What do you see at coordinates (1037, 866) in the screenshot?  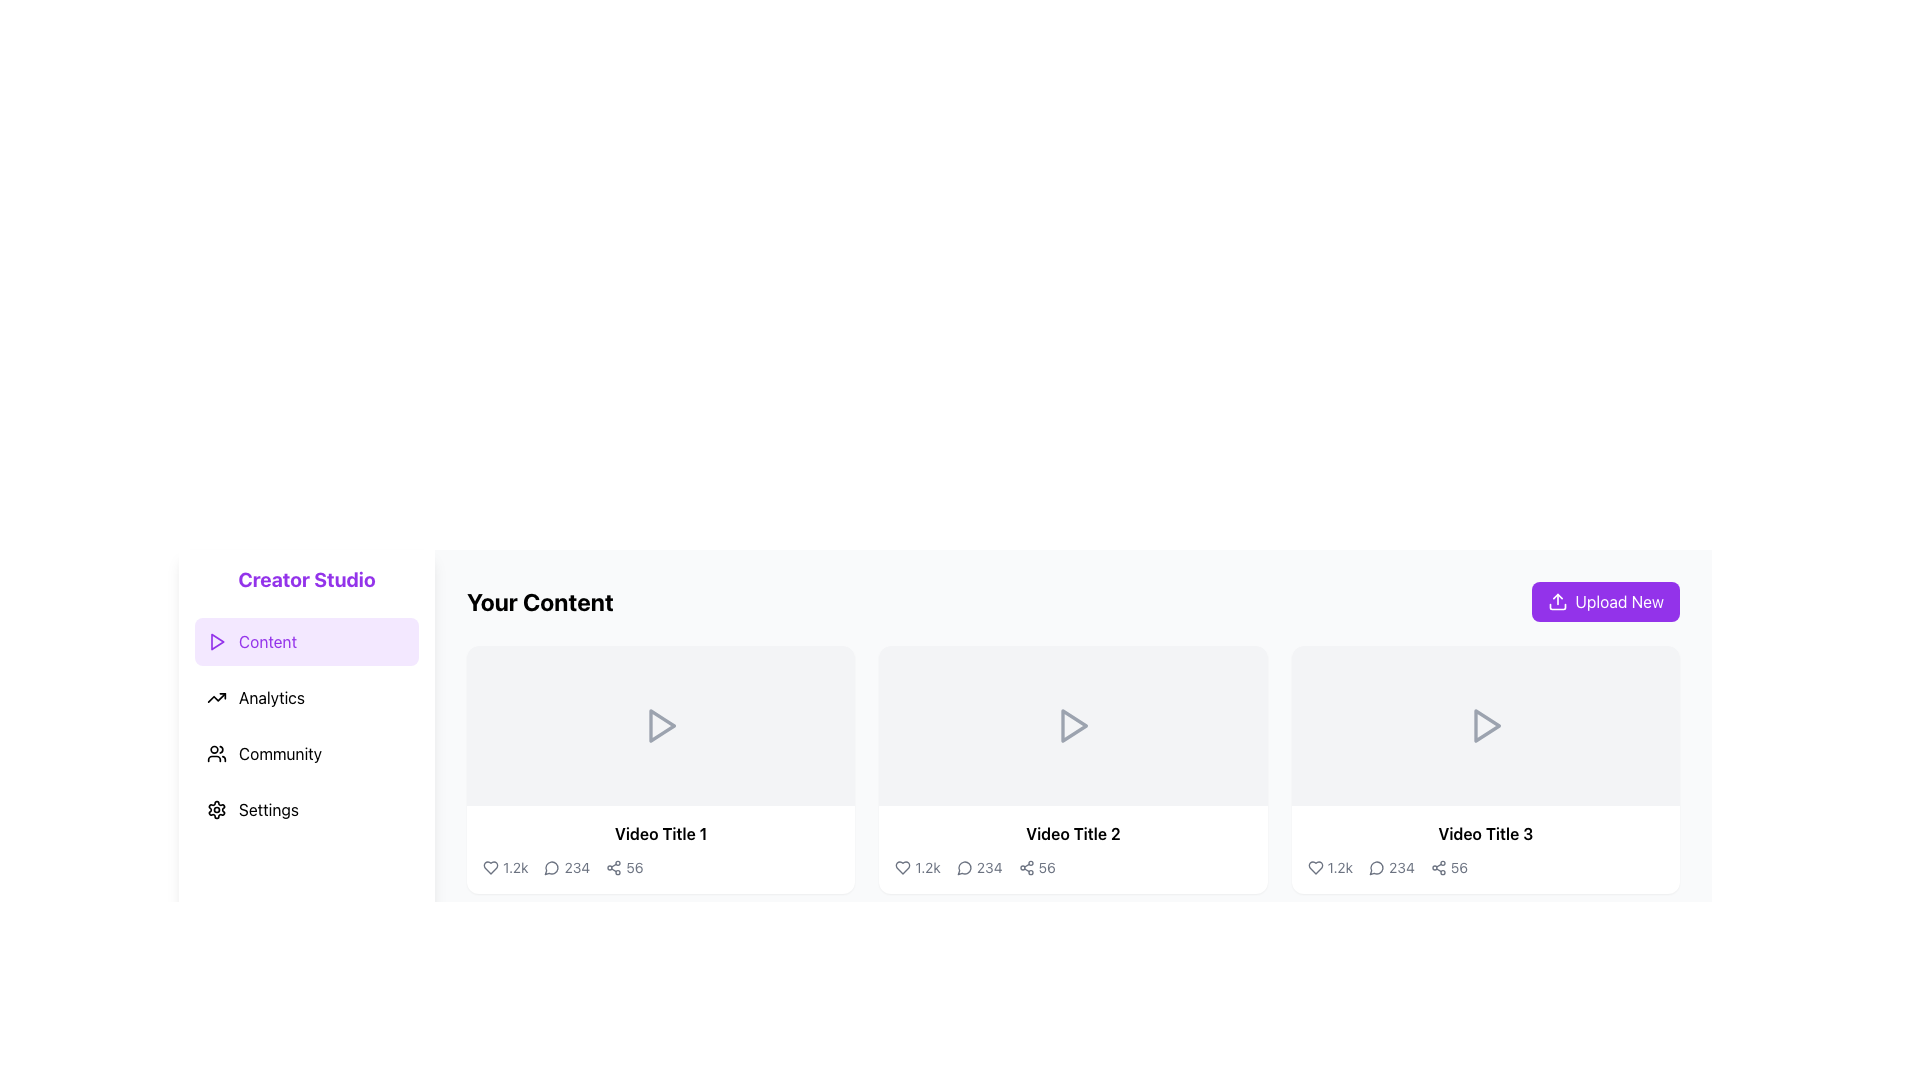 I see `the interactive share indicator element located at the bottom of the 'Video Title 2' card, positioned to the right of the '234' comment count indicator` at bounding box center [1037, 866].